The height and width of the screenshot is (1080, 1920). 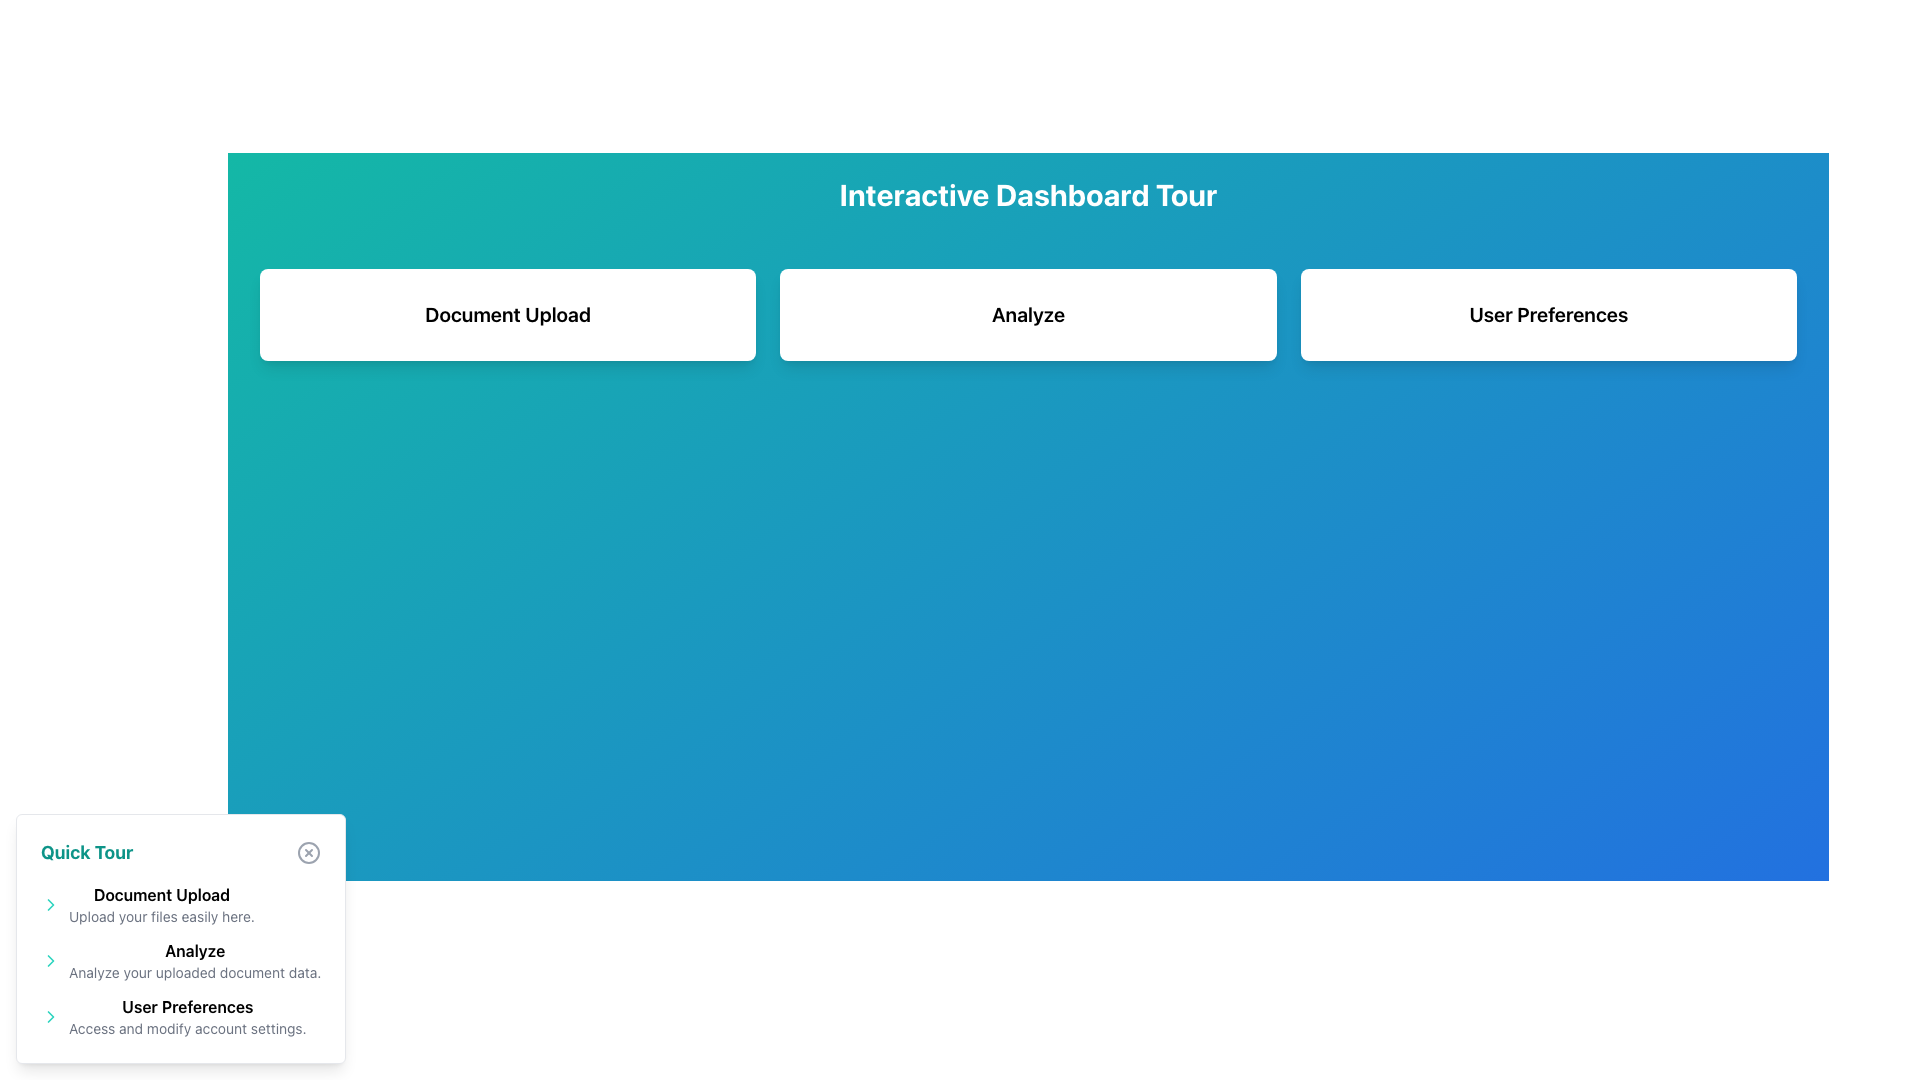 I want to click on the informational label titled 'User Preferences' which provides access to account settings, located under the 'Quick Tour' section, so click(x=187, y=1017).